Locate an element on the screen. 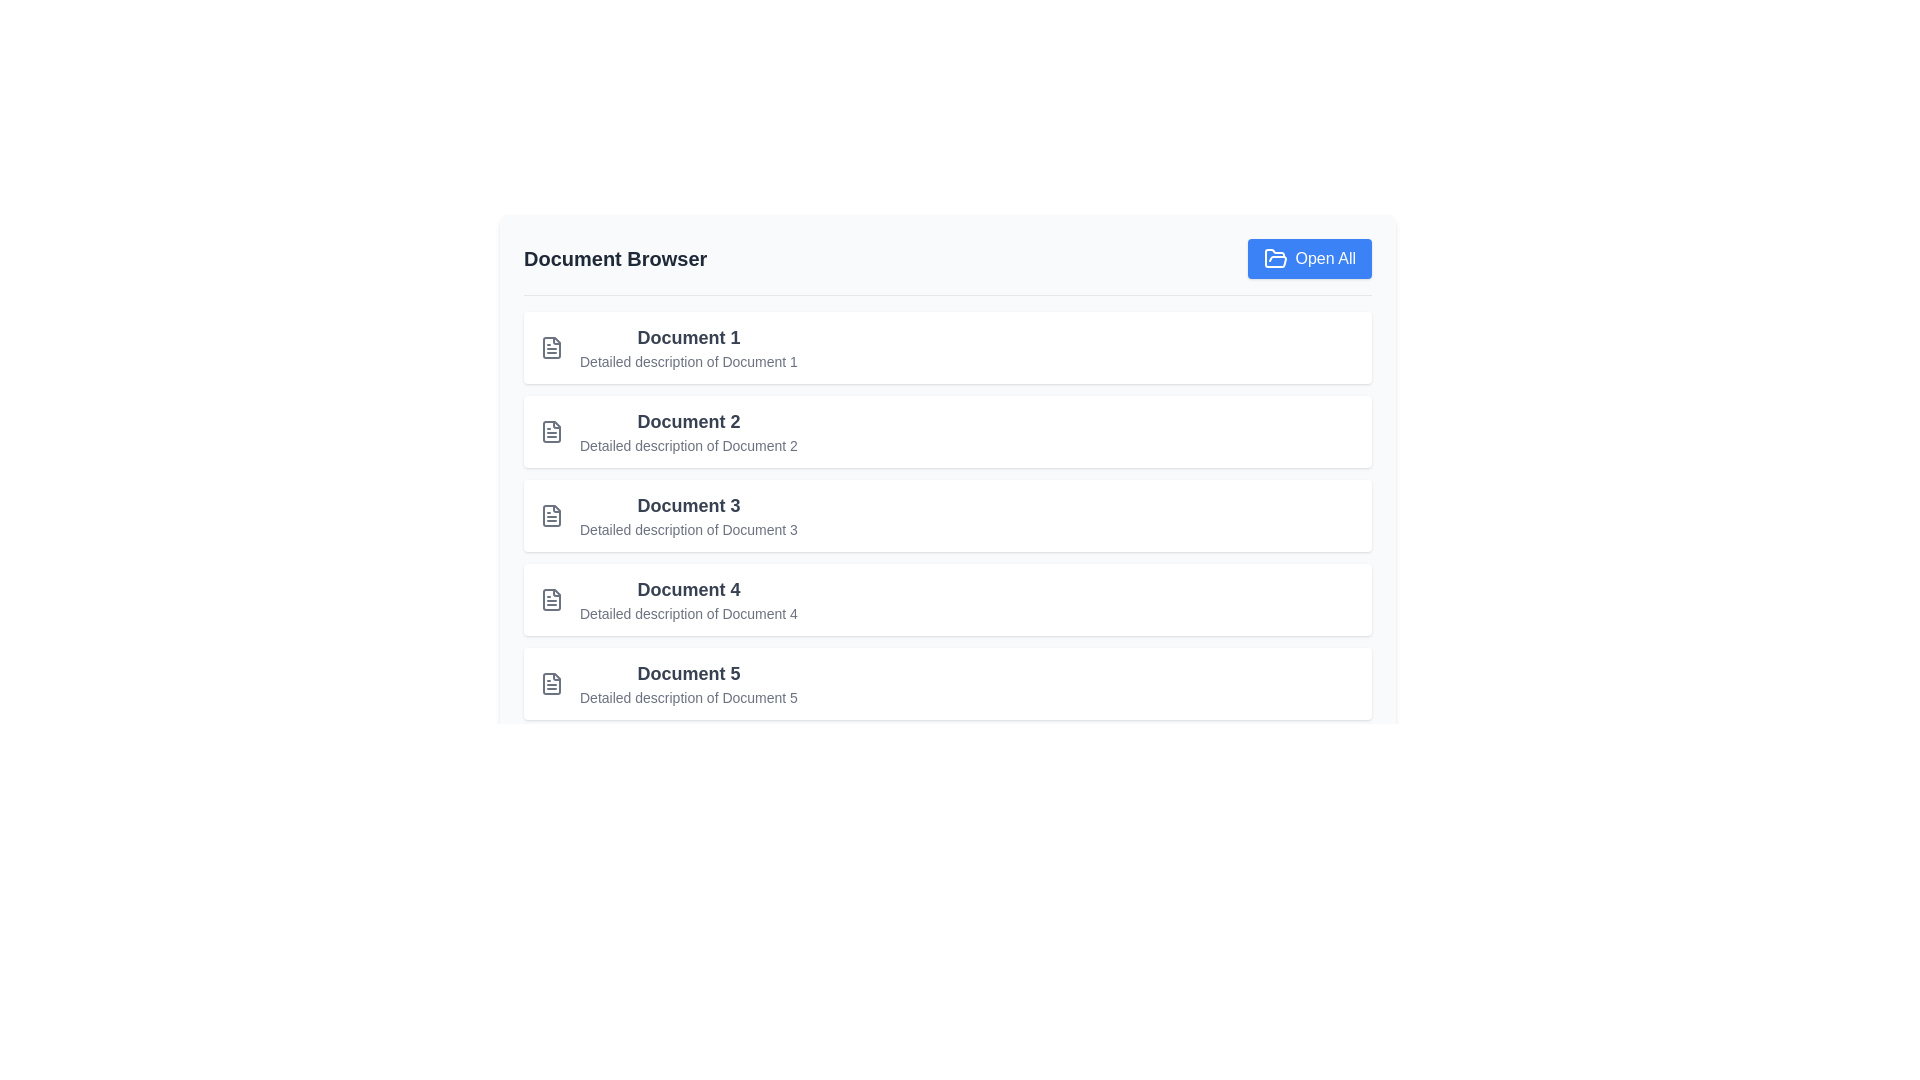  the text label that identifies a specific document within the document browser interface, located on the second list item in the vertical document list is located at coordinates (688, 420).